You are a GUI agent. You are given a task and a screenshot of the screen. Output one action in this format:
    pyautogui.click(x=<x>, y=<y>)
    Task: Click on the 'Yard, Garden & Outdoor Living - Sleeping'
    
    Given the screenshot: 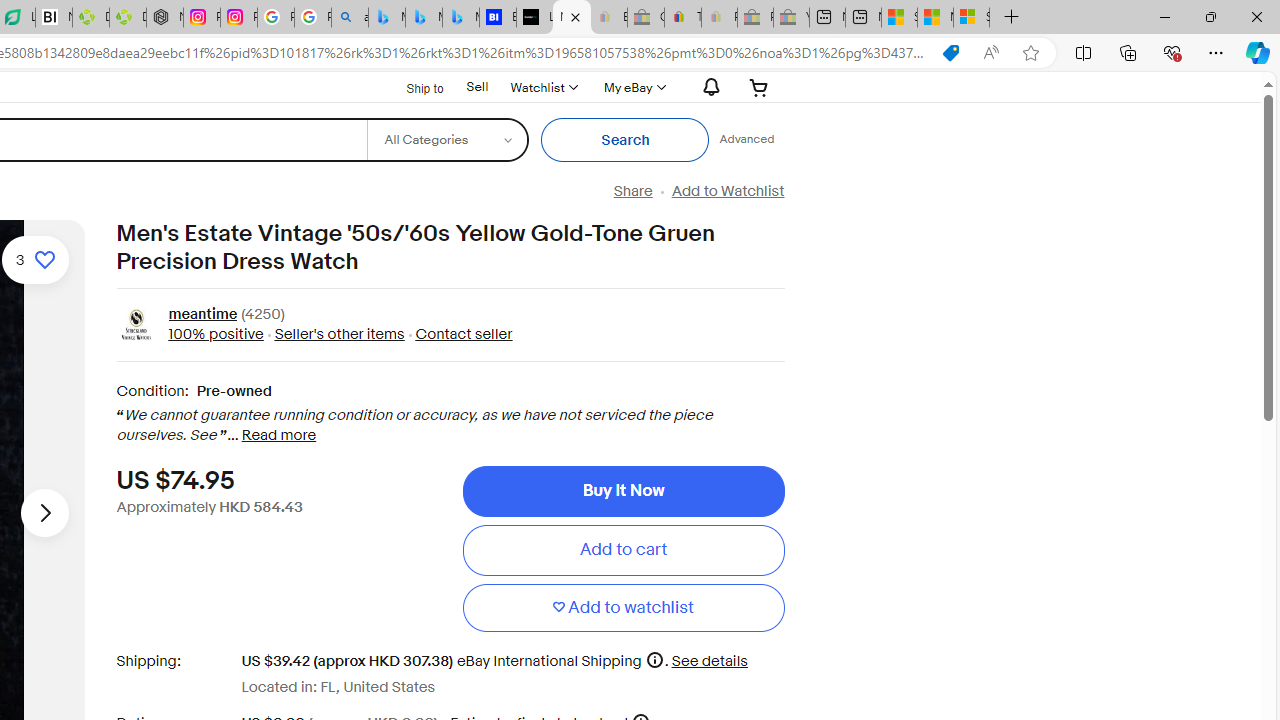 What is the action you would take?
    pyautogui.click(x=790, y=17)
    